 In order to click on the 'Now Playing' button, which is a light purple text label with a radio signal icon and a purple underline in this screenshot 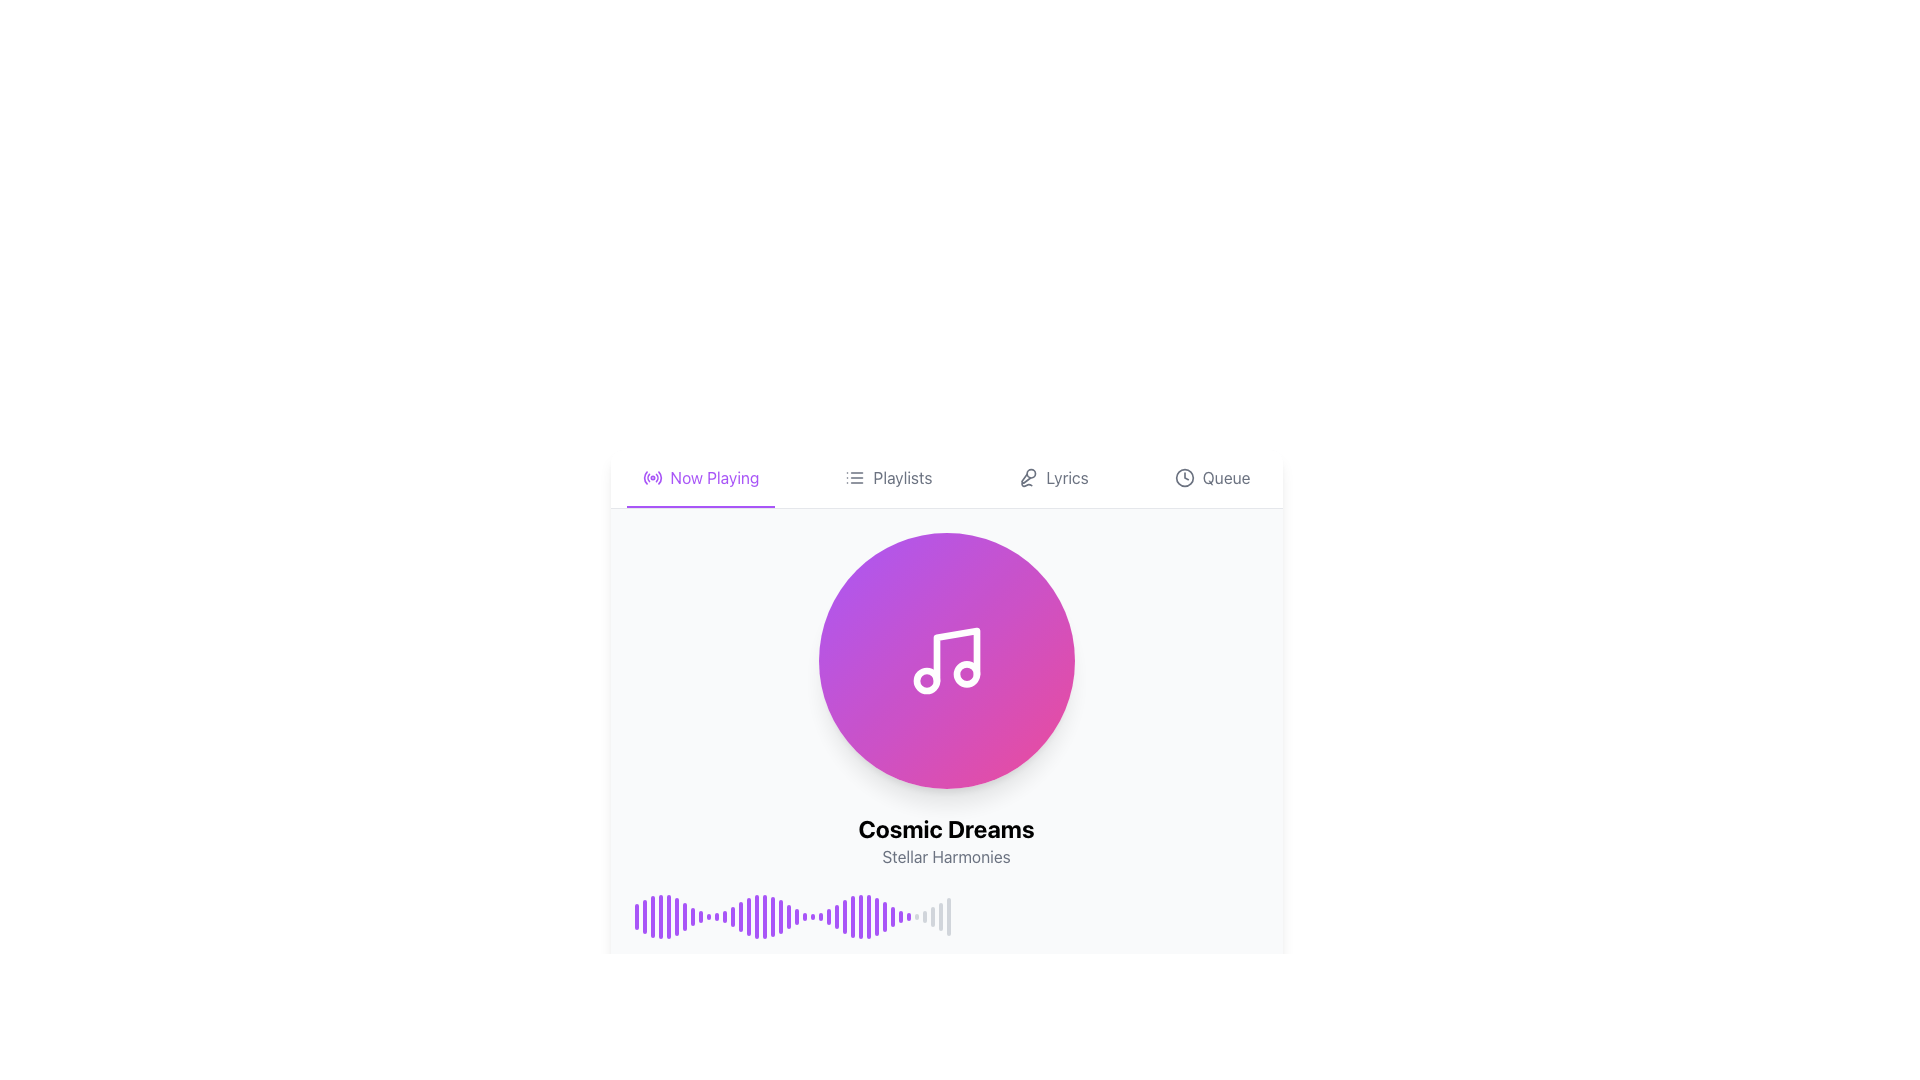, I will do `click(700, 478)`.